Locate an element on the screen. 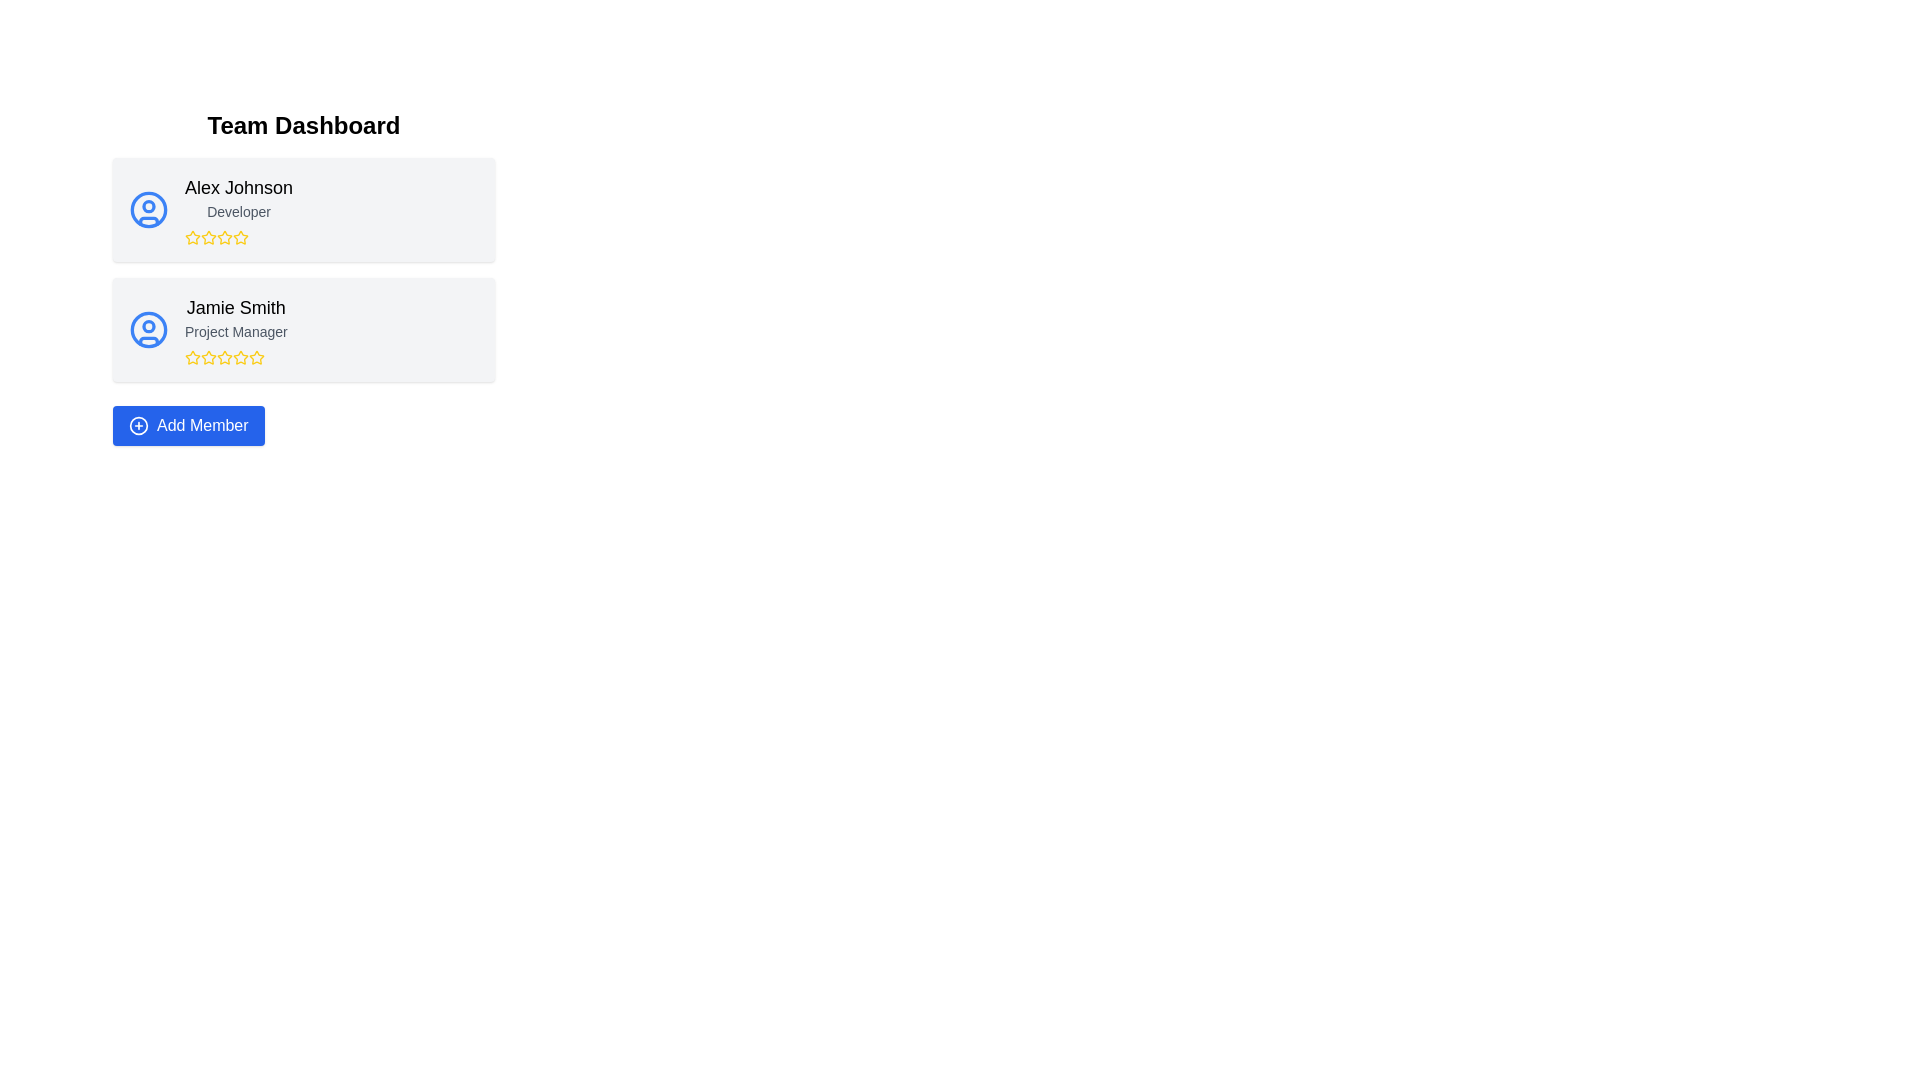  the graphical component that represents part of the user avatar icon within the profile card labeled 'Alex Johnson - Developer' is located at coordinates (147, 209).